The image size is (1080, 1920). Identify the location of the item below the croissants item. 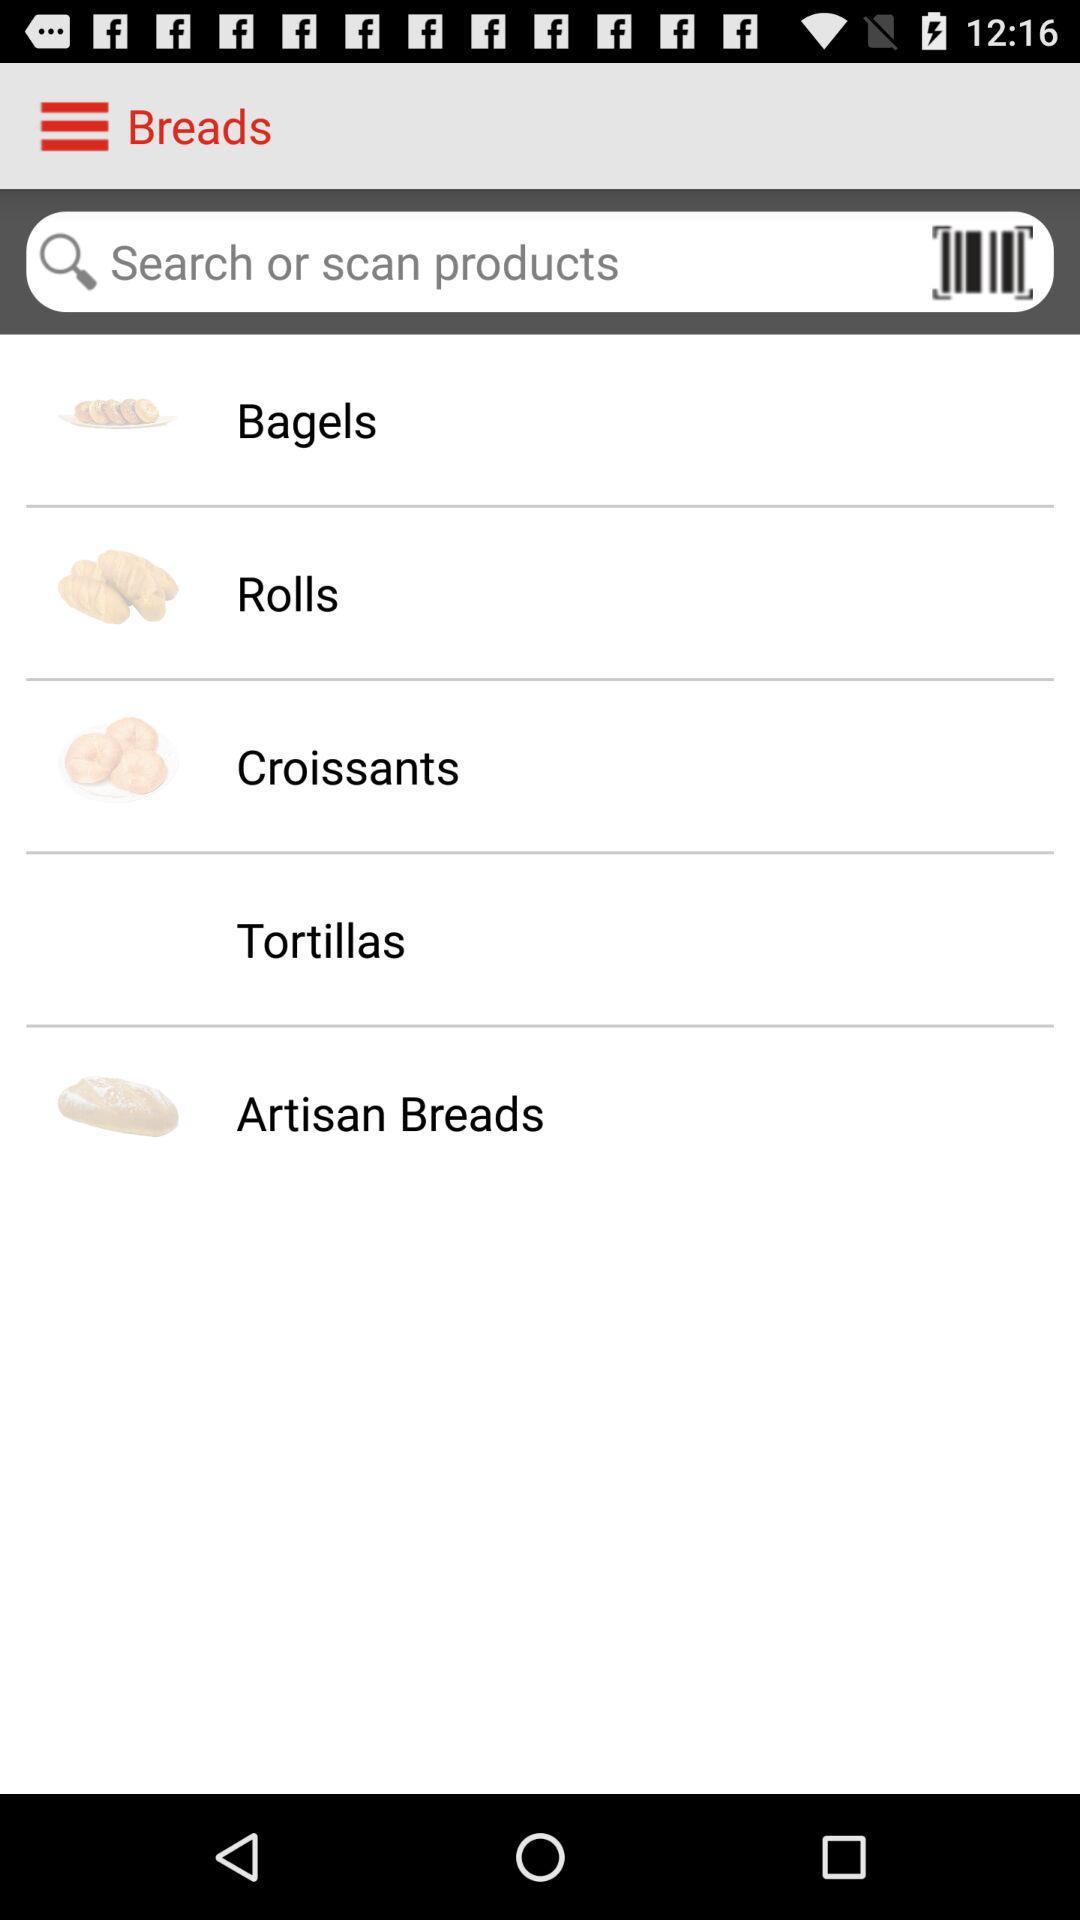
(319, 938).